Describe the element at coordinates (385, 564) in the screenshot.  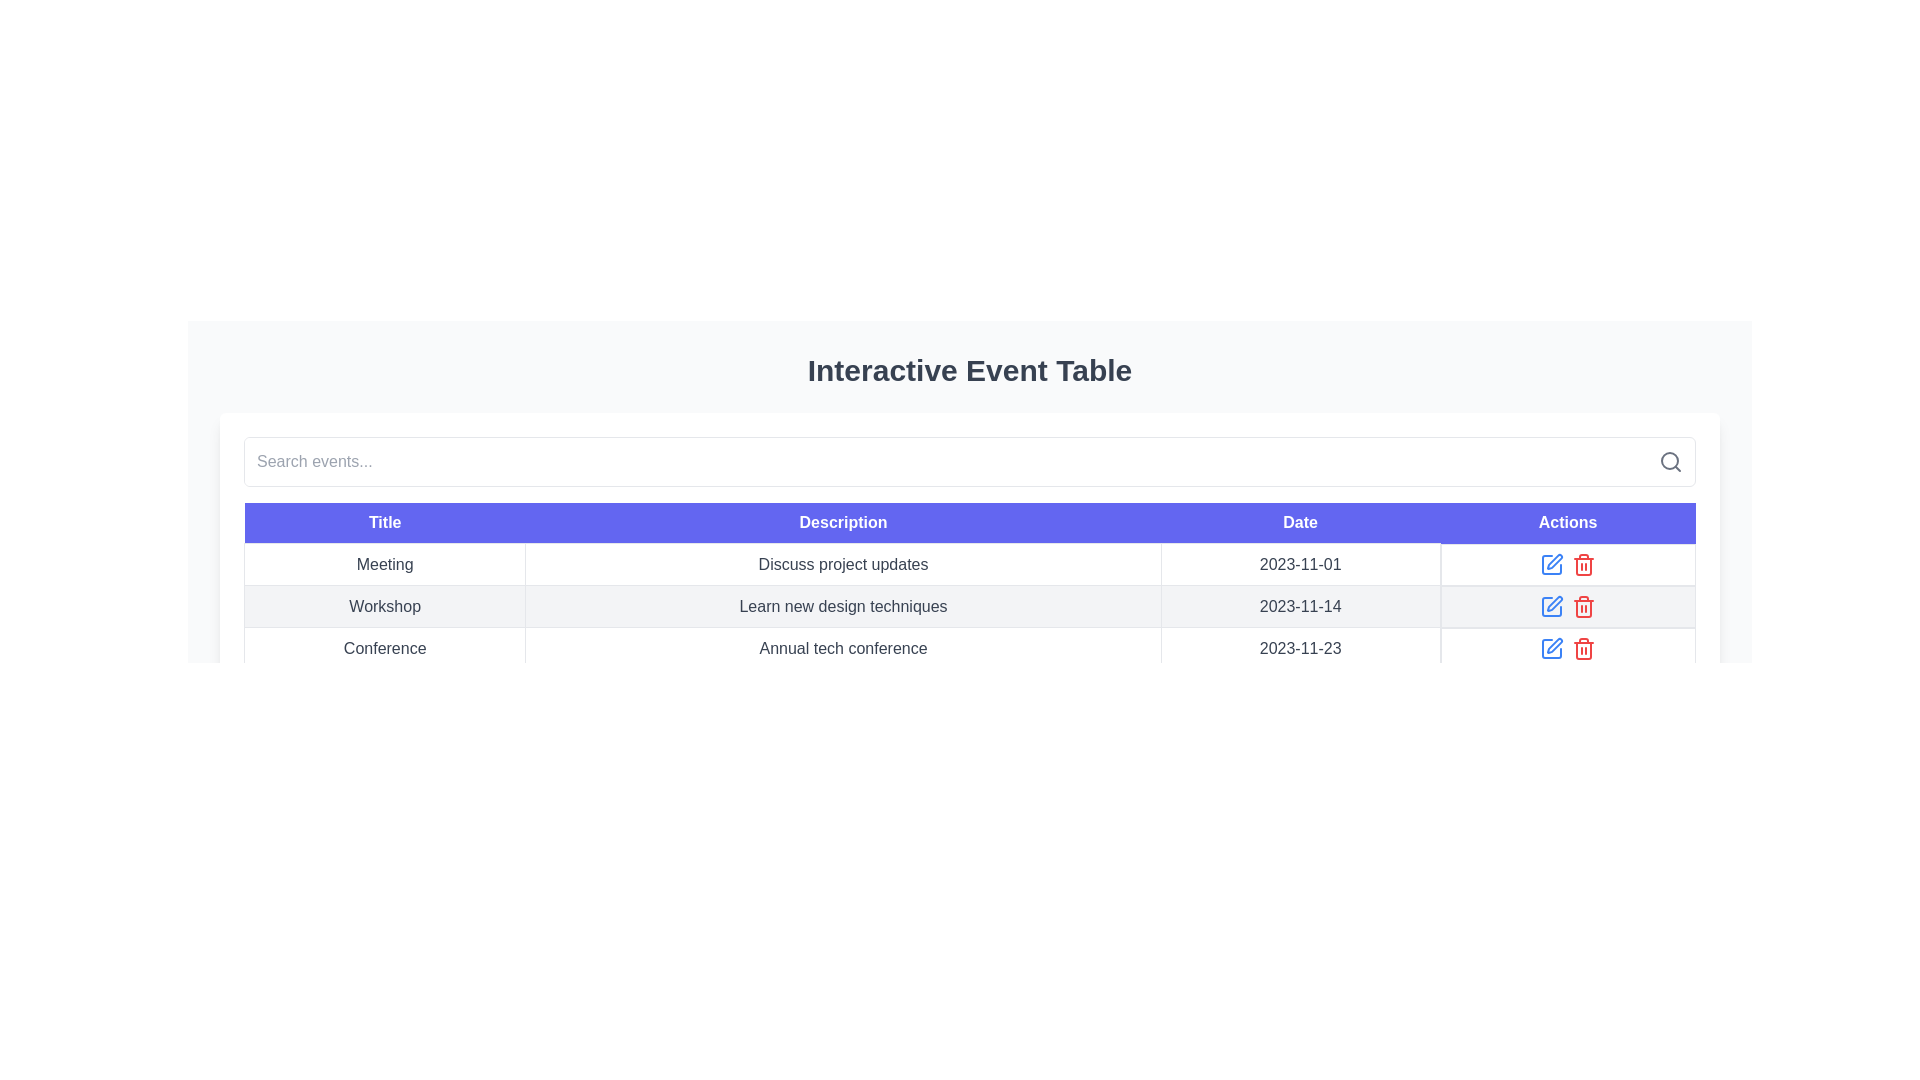
I see `the 'Meeting' text label, which is the first element in the first row of the table under the 'Title' column with a purple header background` at that location.